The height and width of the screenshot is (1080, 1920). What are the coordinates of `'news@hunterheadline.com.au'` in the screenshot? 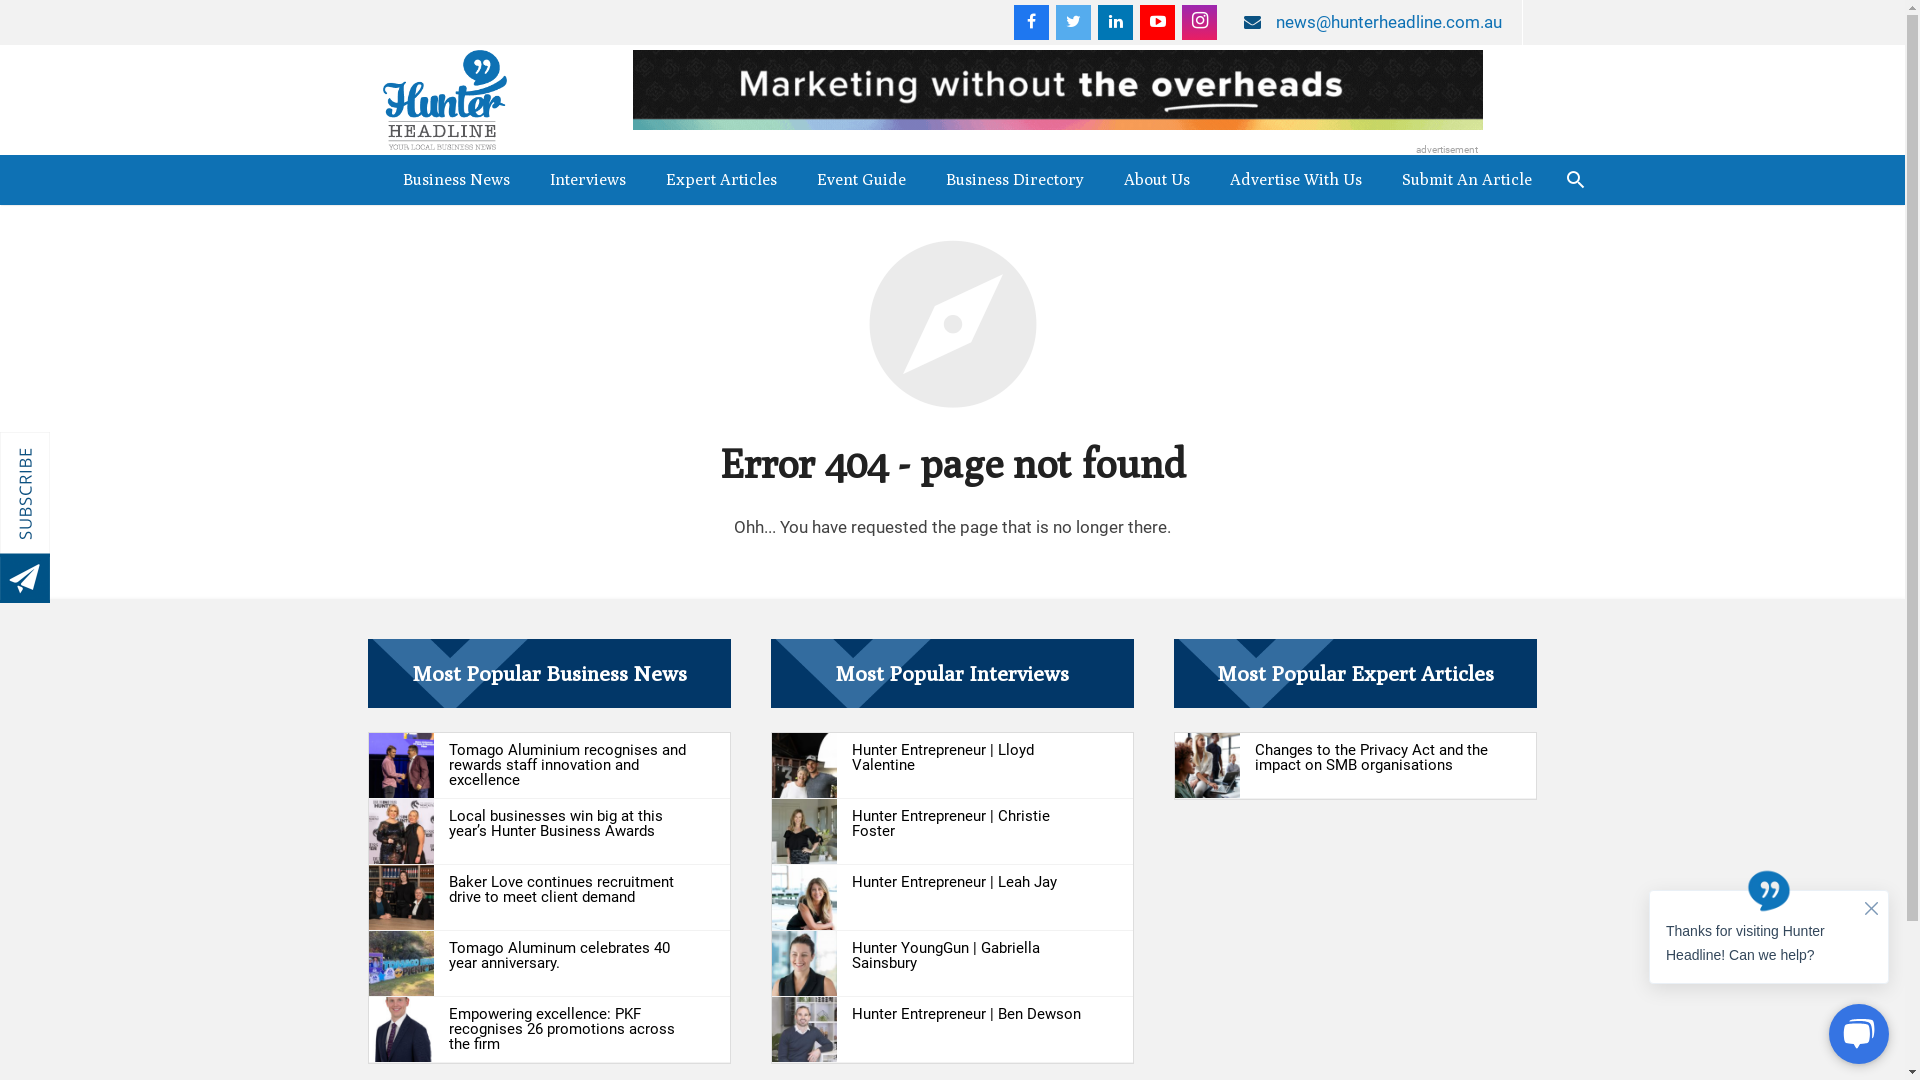 It's located at (1387, 22).